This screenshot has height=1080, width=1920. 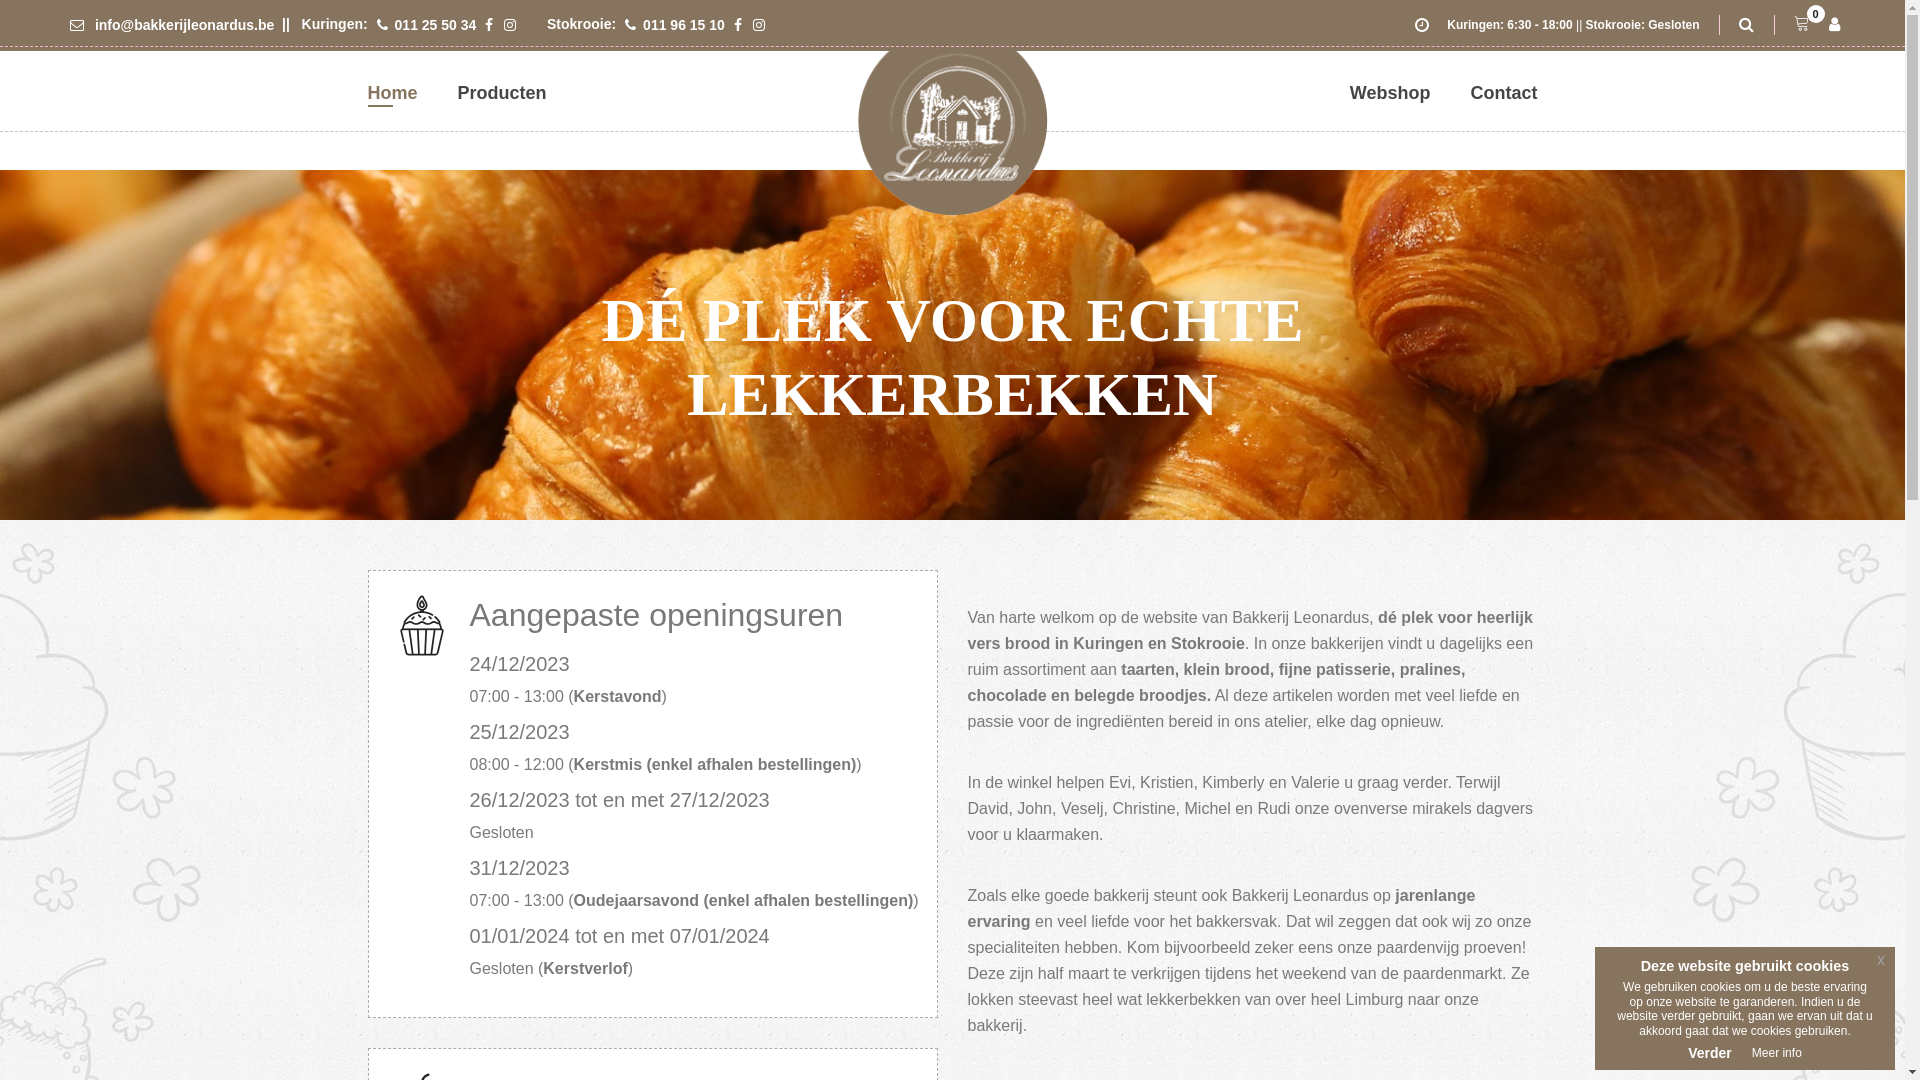 I want to click on 'x', so click(x=1880, y=959).